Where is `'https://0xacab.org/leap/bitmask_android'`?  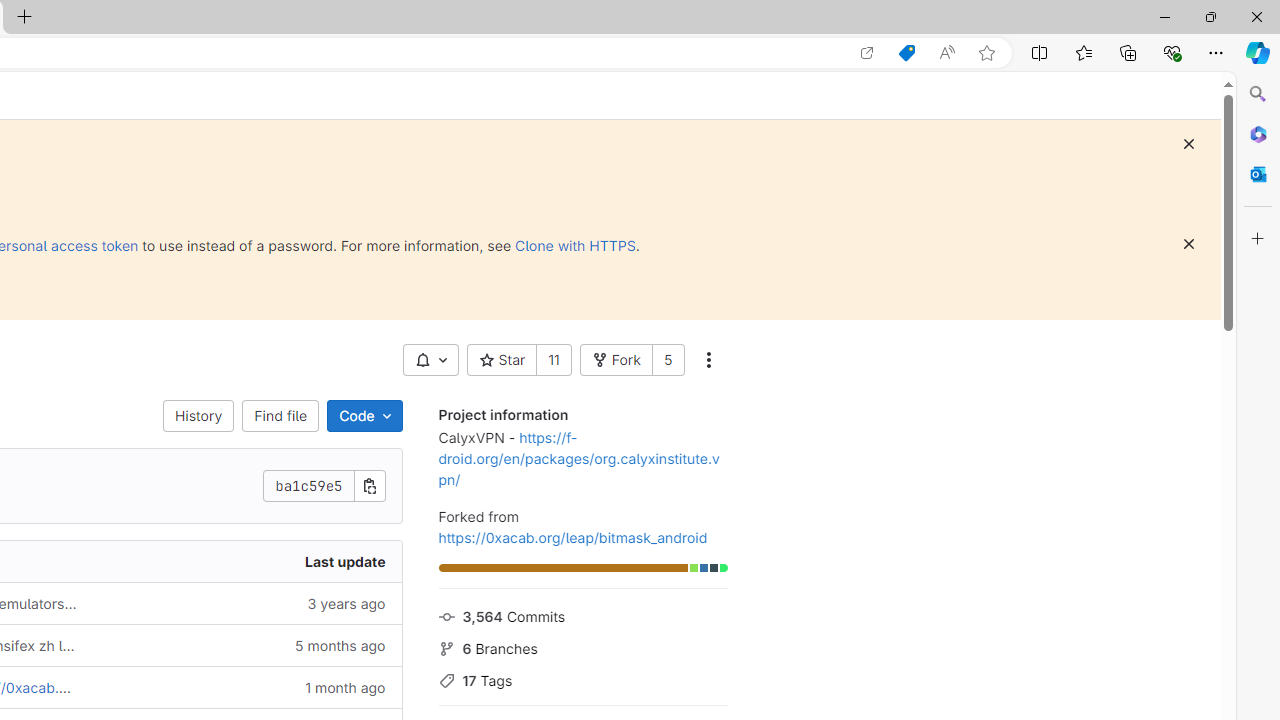 'https://0xacab.org/leap/bitmask_android' is located at coordinates (571, 536).